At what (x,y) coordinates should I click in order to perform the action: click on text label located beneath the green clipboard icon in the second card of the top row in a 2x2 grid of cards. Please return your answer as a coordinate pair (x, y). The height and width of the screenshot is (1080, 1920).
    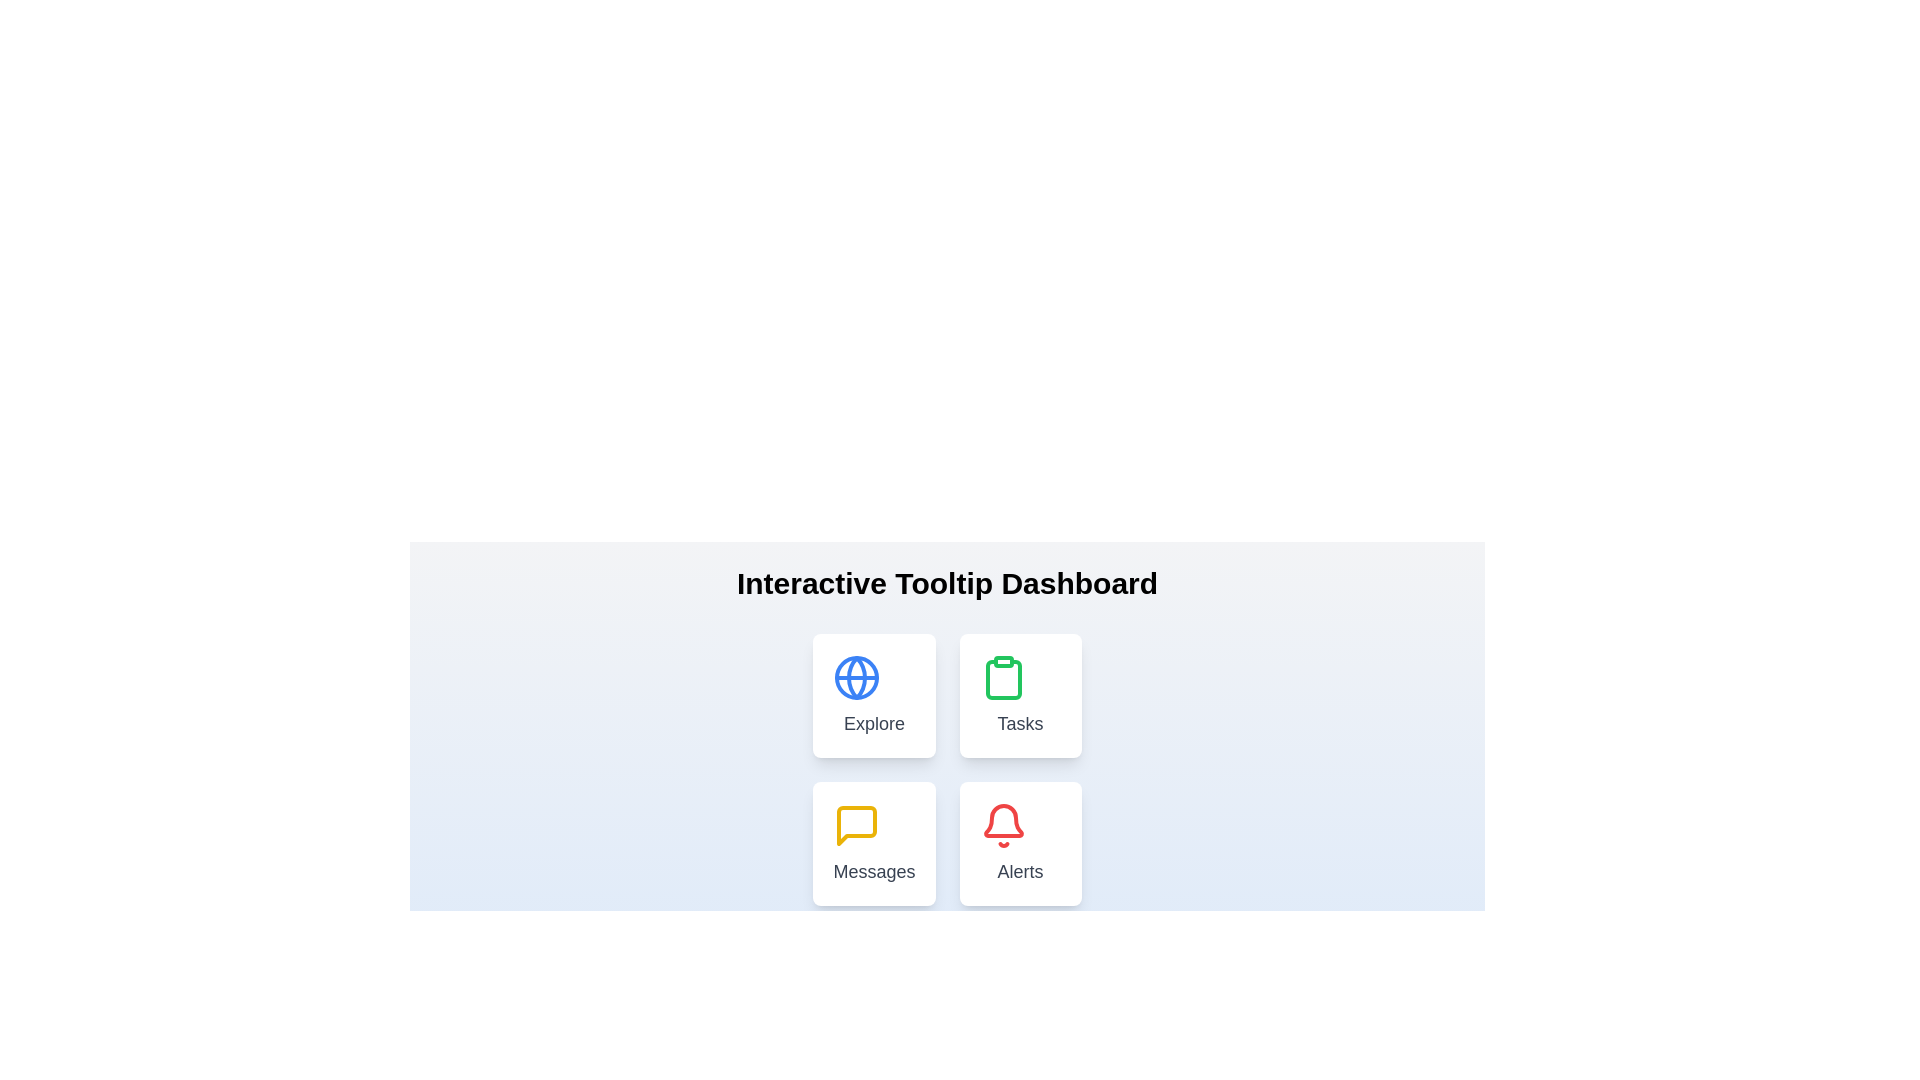
    Looking at the image, I should click on (1020, 724).